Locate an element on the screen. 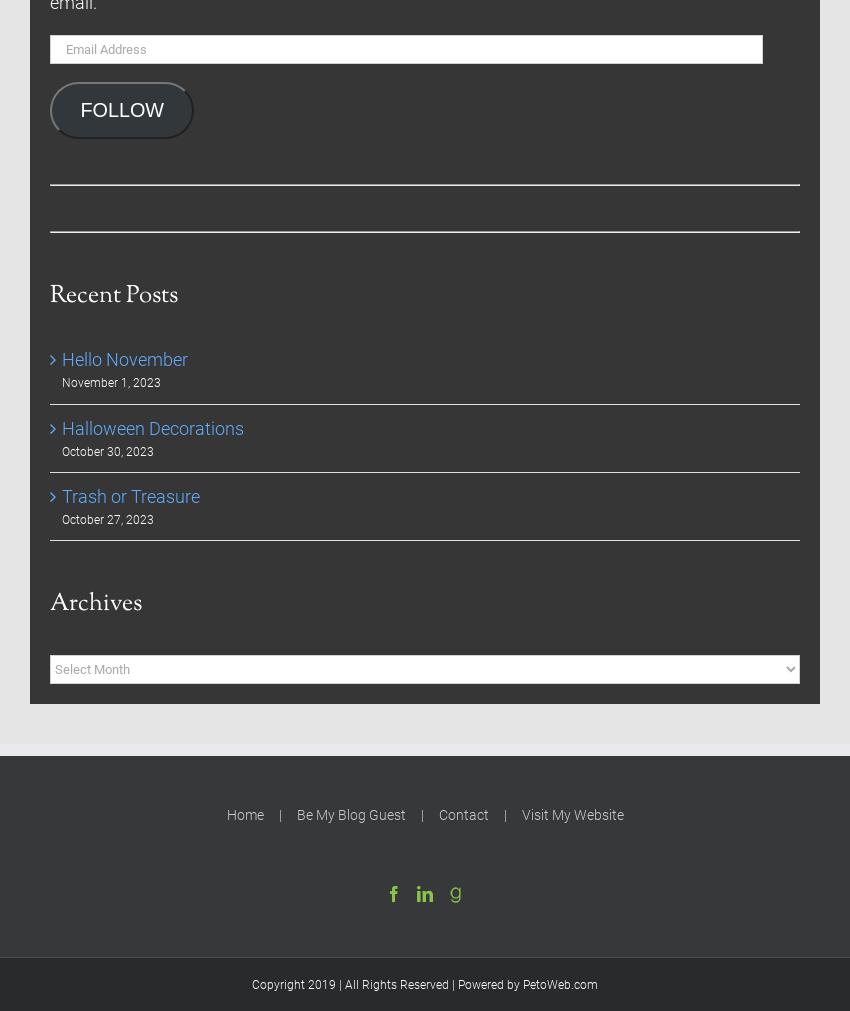 This screenshot has width=850, height=1011. 'Visit My Website' is located at coordinates (571, 812).